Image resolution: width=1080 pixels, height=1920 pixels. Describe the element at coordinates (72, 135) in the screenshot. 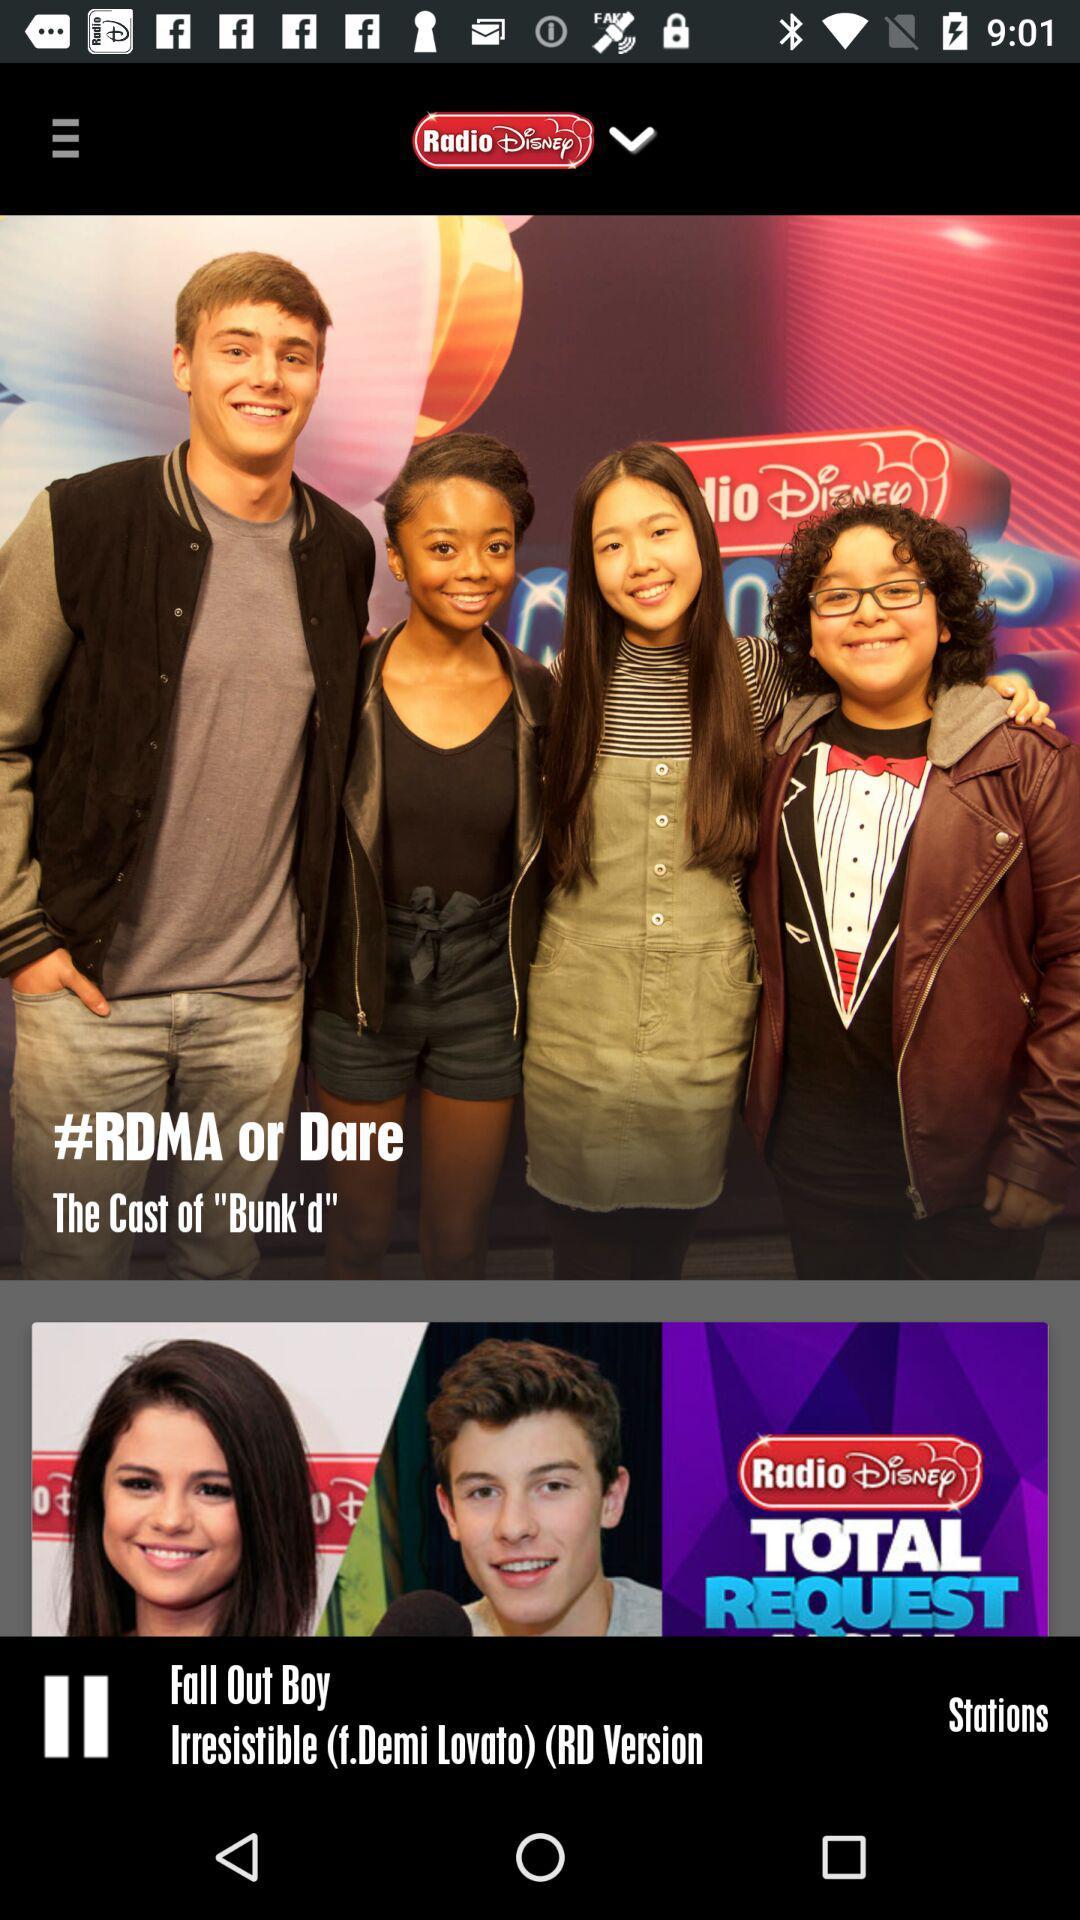

I see `the icon at the top left corner` at that location.